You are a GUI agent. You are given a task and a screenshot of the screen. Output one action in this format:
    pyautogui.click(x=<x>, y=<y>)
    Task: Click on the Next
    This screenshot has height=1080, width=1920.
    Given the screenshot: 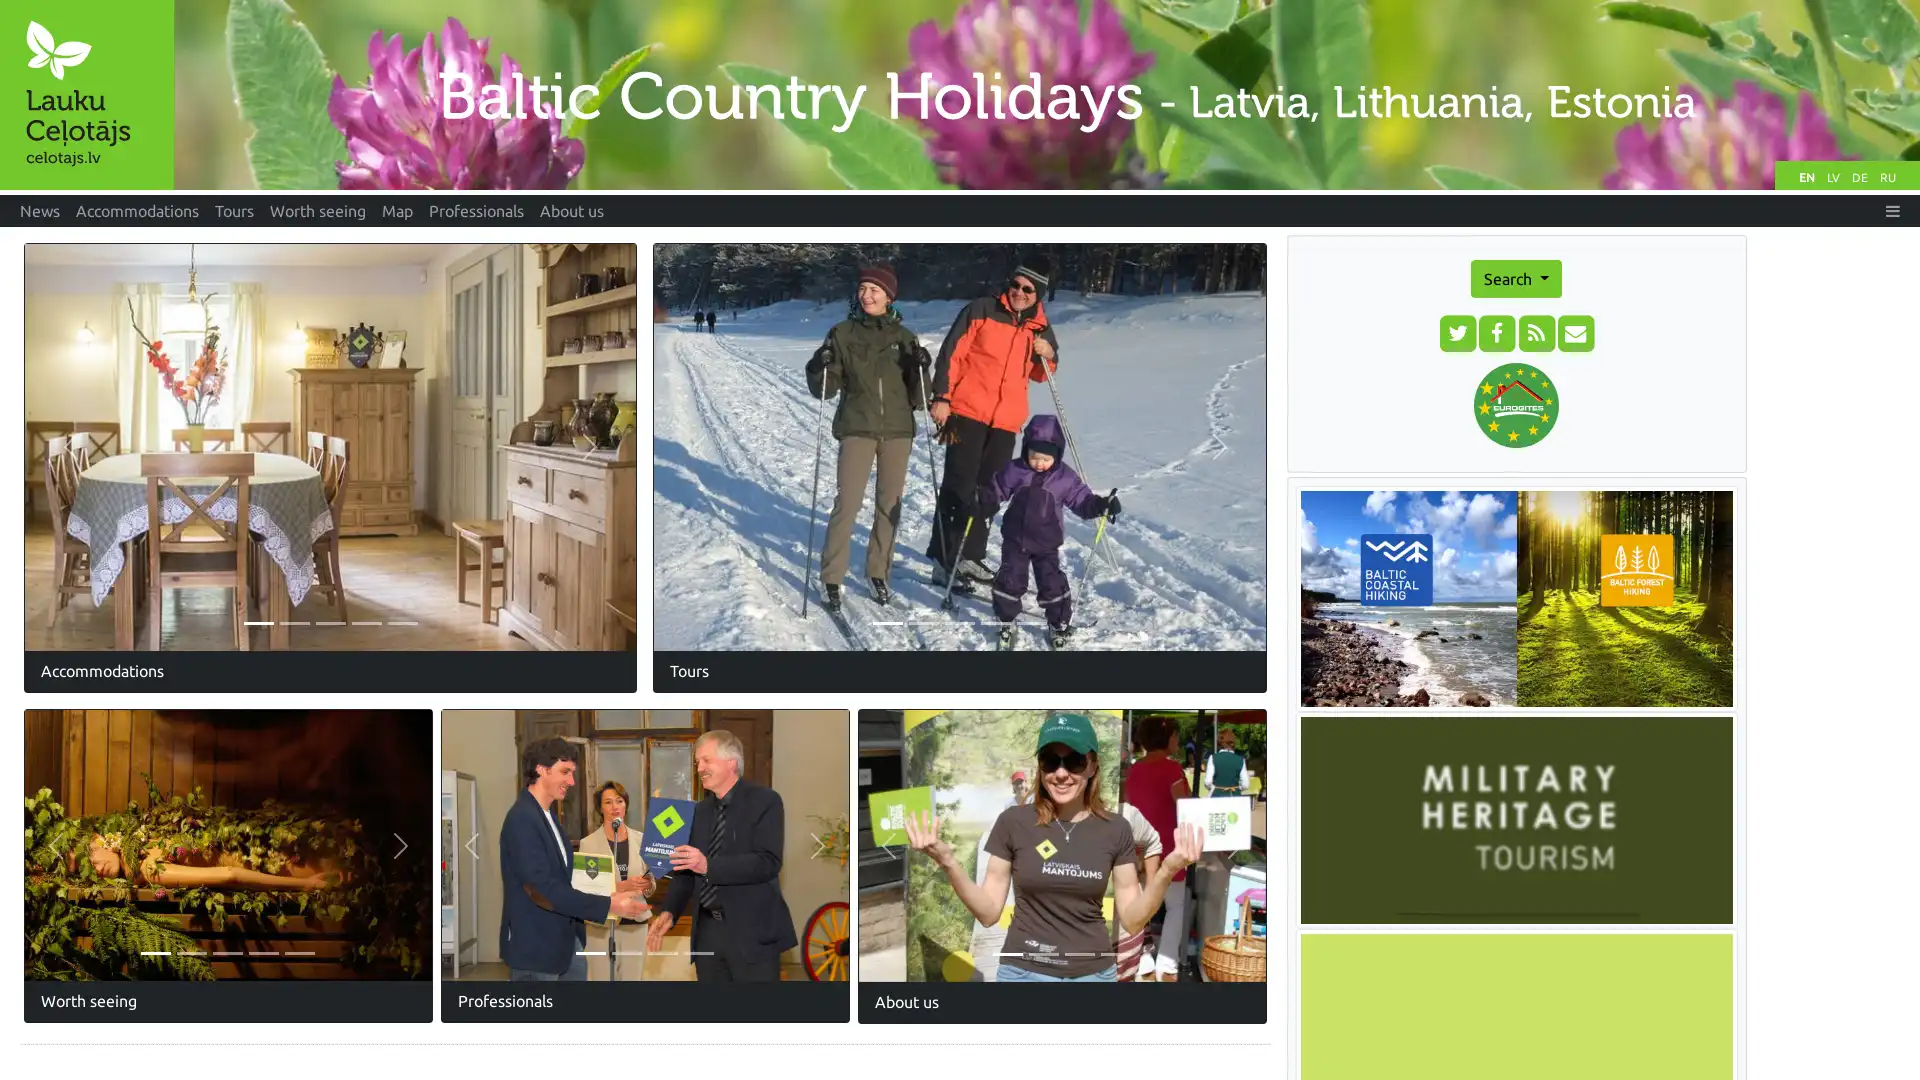 What is the action you would take?
    pyautogui.click(x=1218, y=446)
    